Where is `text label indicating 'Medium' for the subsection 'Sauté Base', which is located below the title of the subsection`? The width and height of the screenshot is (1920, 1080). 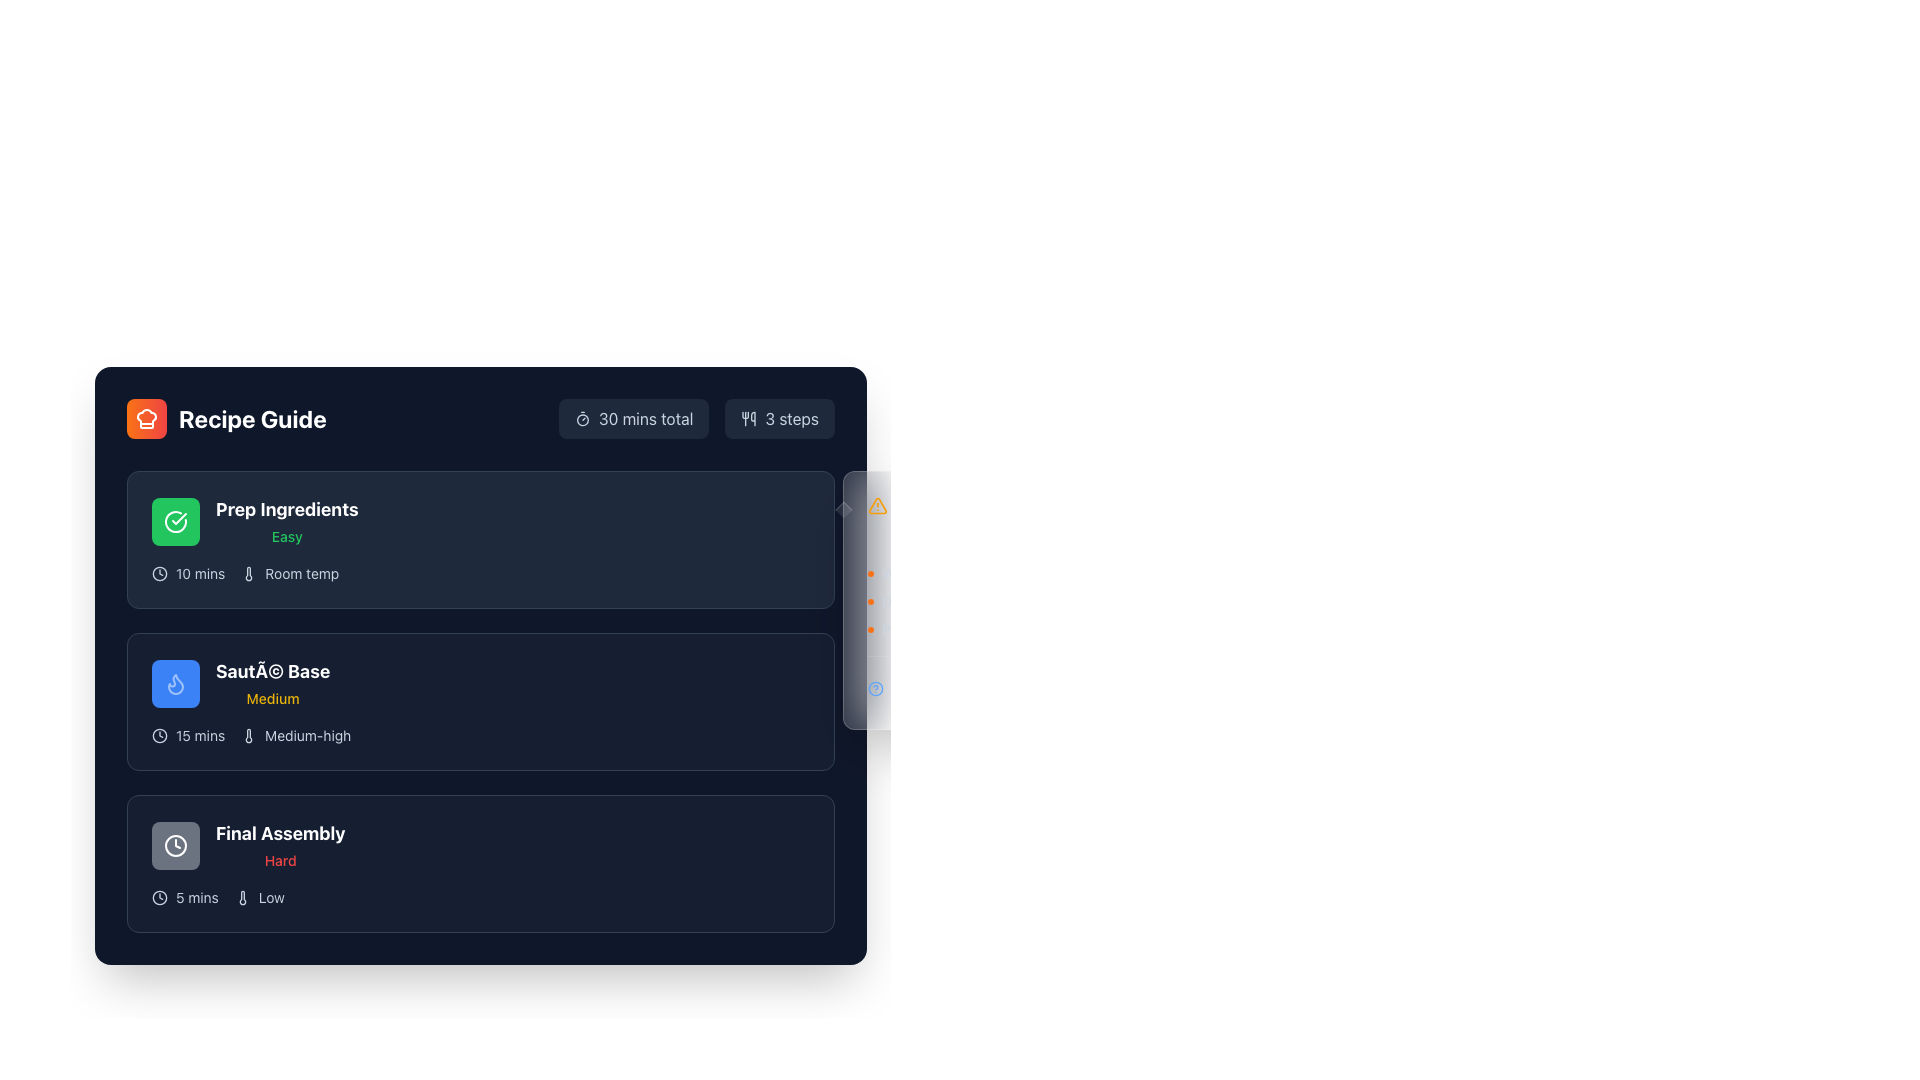 text label indicating 'Medium' for the subsection 'Sauté Base', which is located below the title of the subsection is located at coordinates (272, 697).